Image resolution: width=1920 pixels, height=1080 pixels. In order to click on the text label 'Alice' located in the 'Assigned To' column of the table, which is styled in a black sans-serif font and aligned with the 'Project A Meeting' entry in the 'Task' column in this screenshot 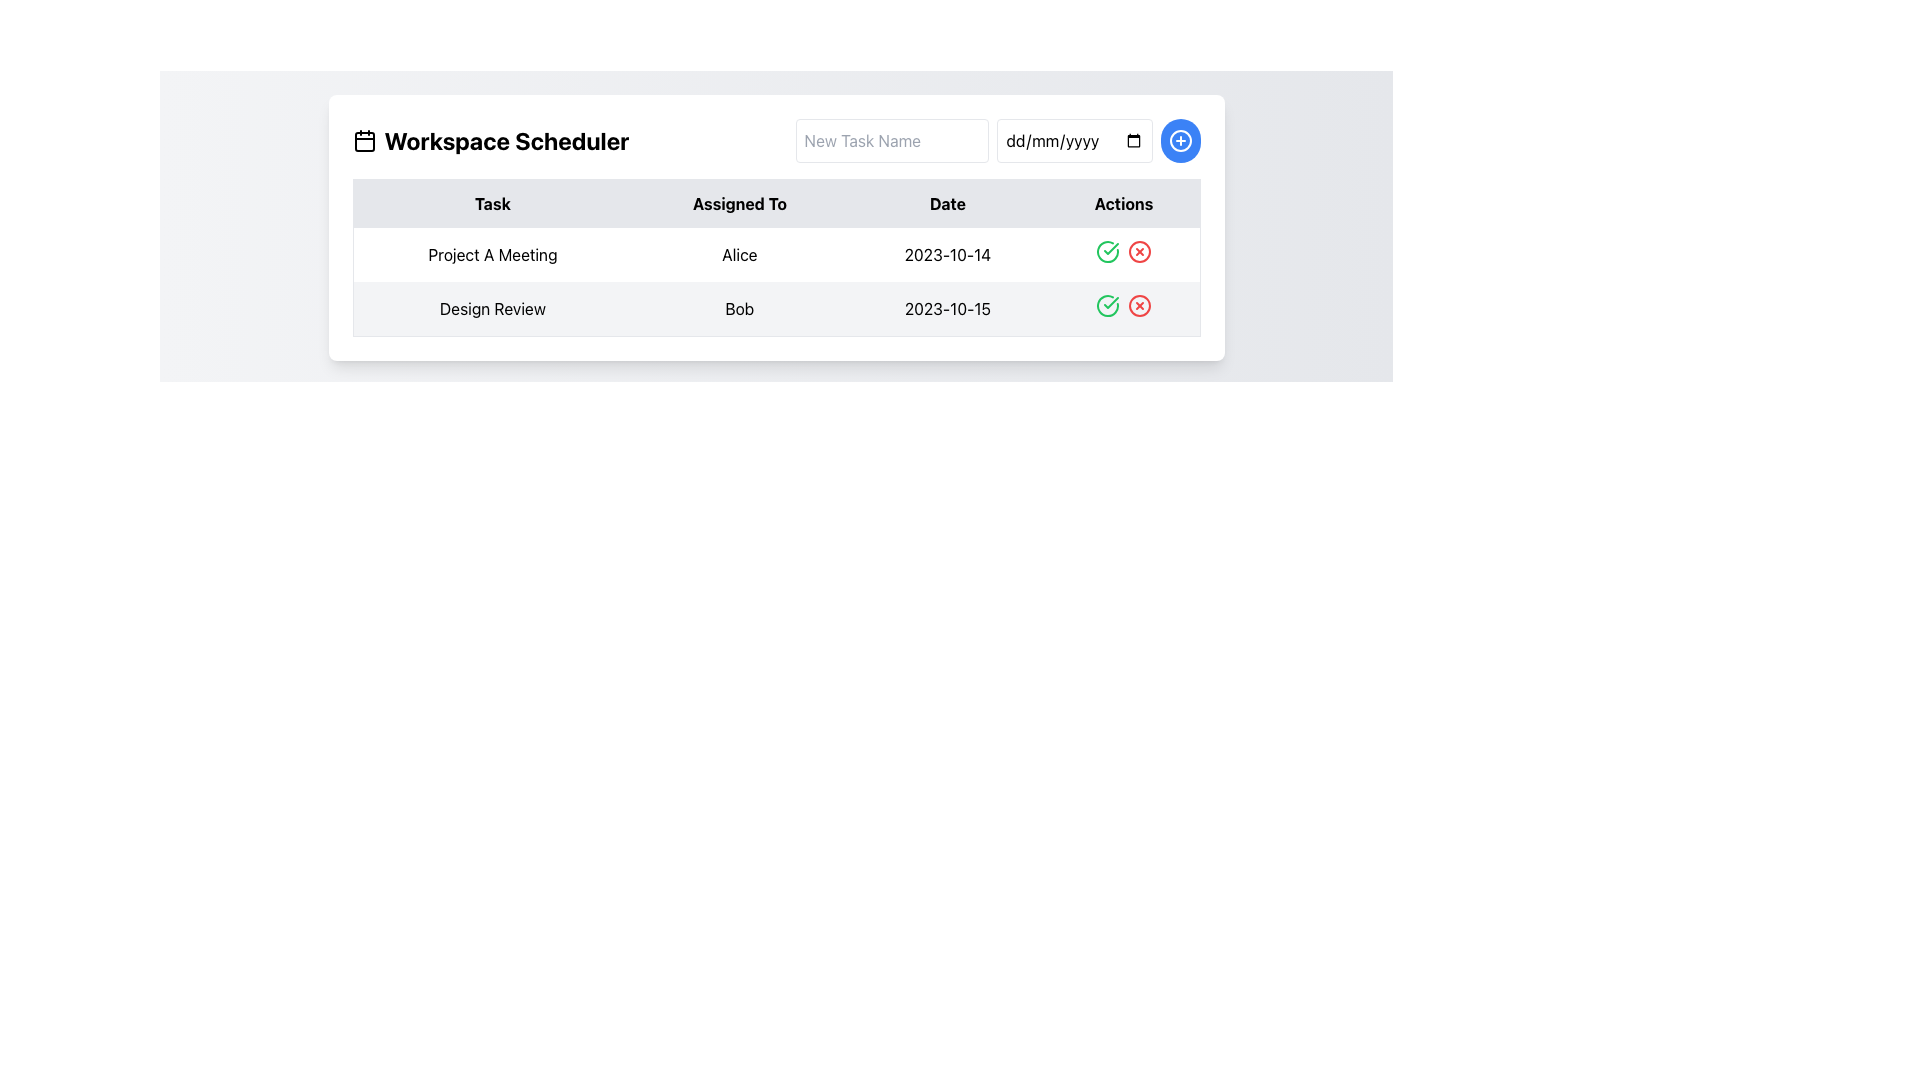, I will do `click(738, 253)`.